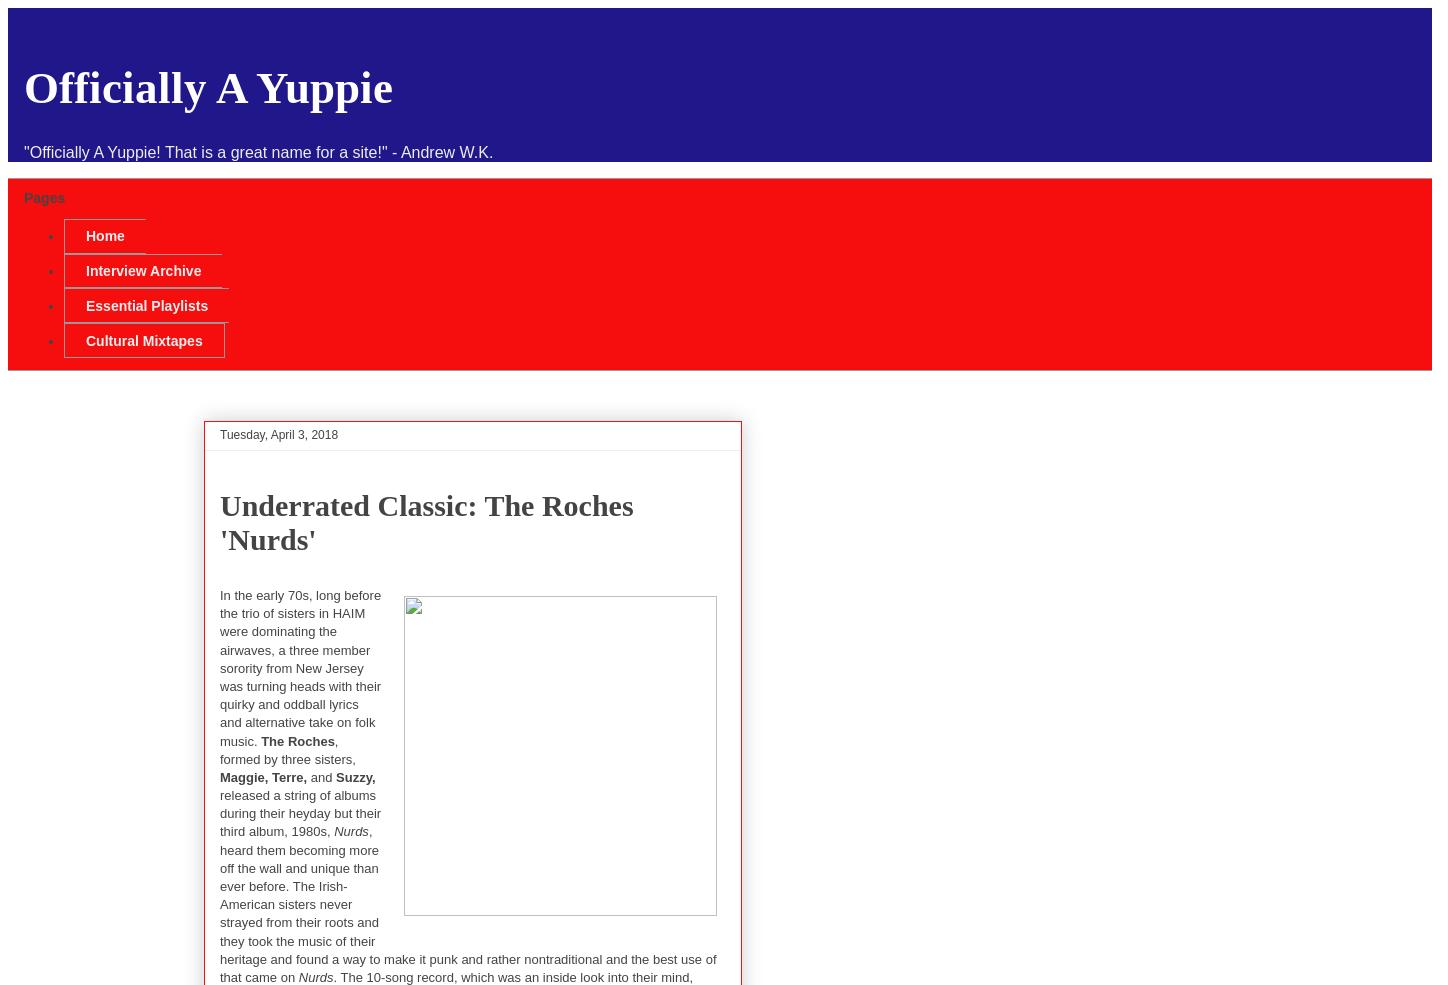 The image size is (1448, 985). What do you see at coordinates (145, 304) in the screenshot?
I see `'Essential Playlists'` at bounding box center [145, 304].